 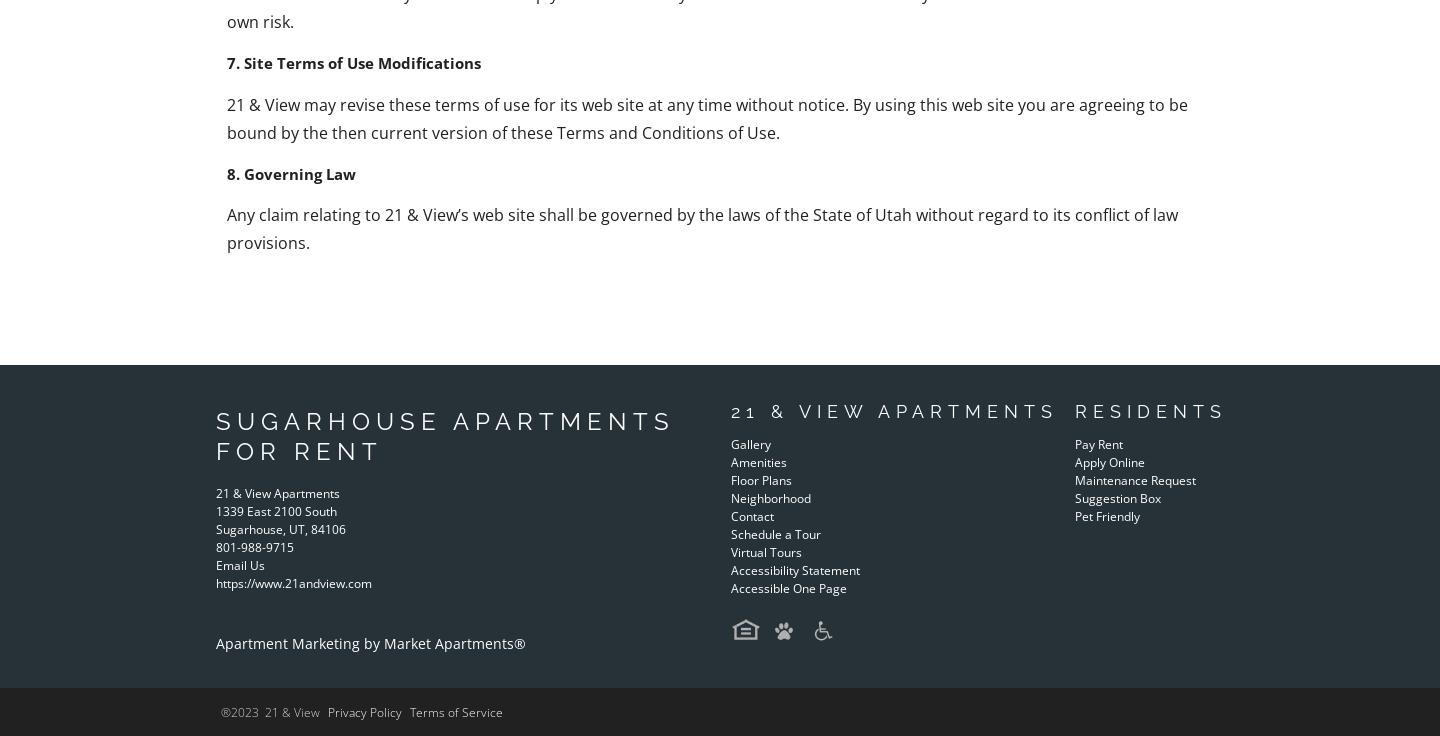 What do you see at coordinates (1105, 515) in the screenshot?
I see `'Pet Friendly'` at bounding box center [1105, 515].